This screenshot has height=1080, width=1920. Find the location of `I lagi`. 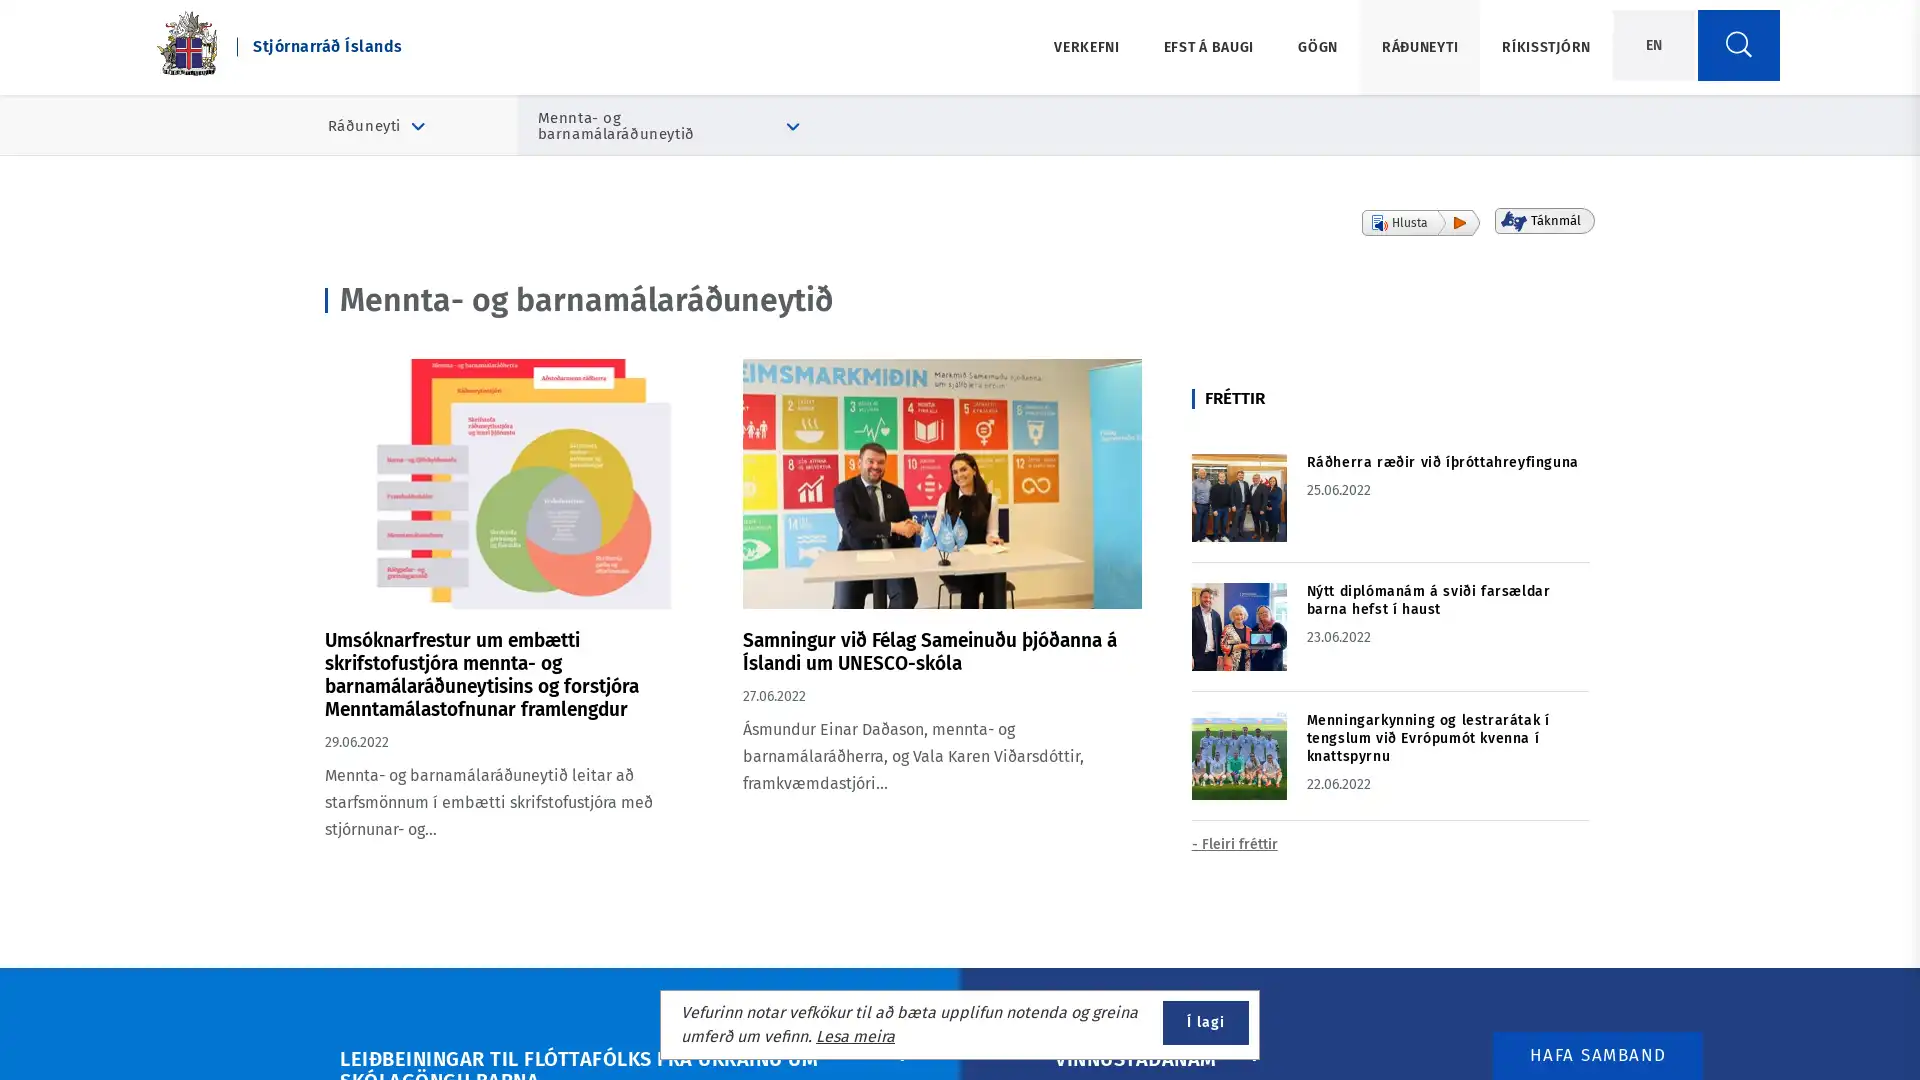

I lagi is located at coordinates (1204, 1022).